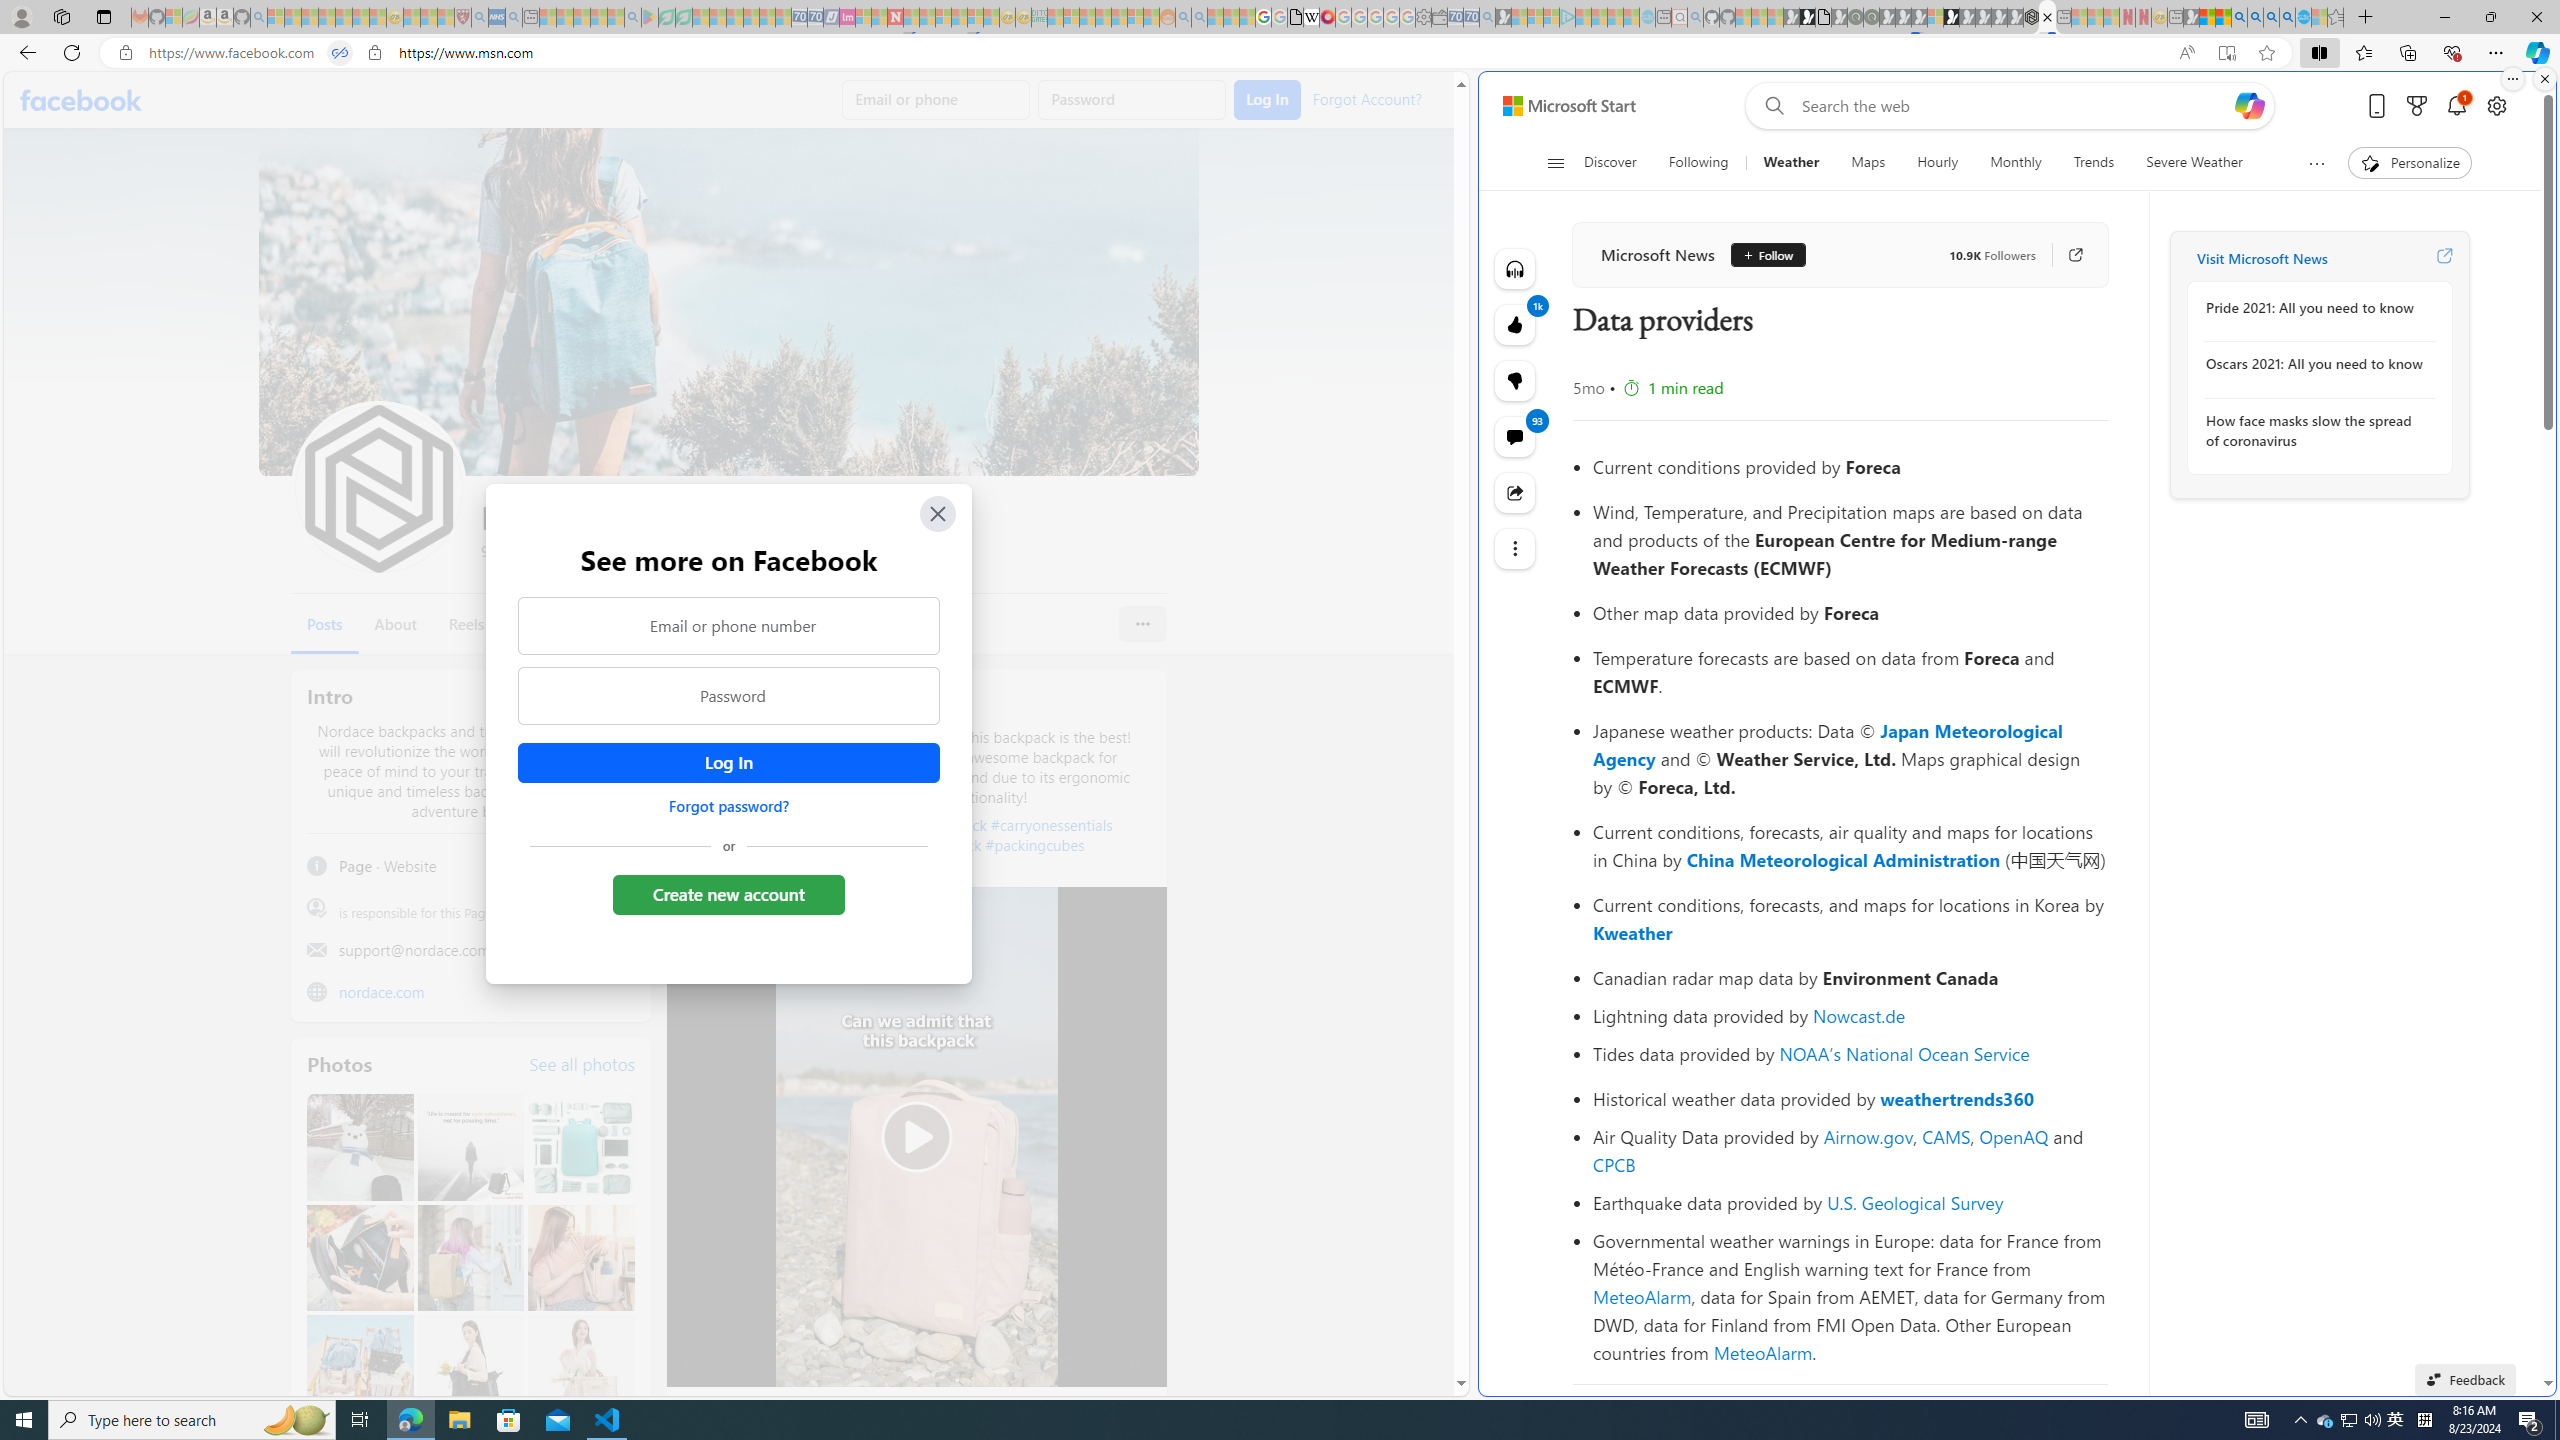 The width and height of the screenshot is (2560, 1440). Describe the element at coordinates (1697, 162) in the screenshot. I see `'Following'` at that location.